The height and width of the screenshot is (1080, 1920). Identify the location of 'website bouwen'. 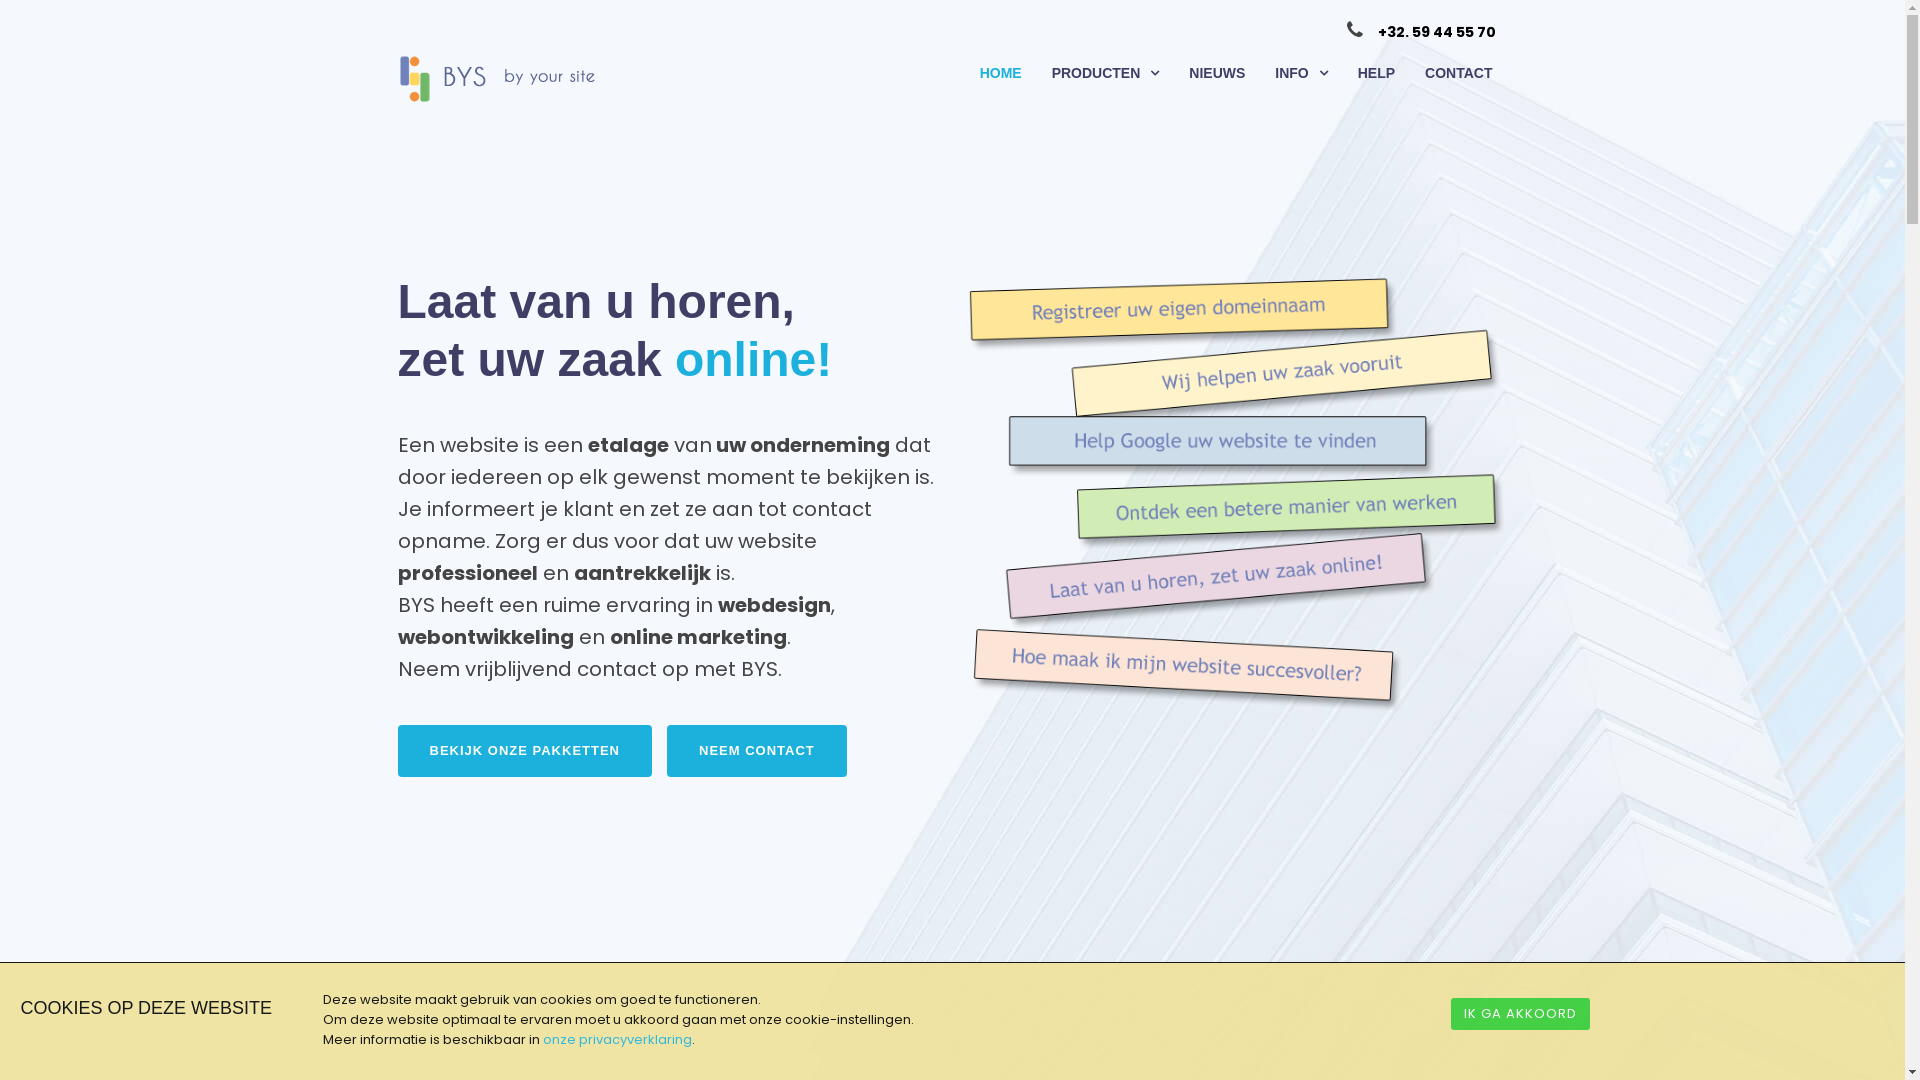
(1237, 492).